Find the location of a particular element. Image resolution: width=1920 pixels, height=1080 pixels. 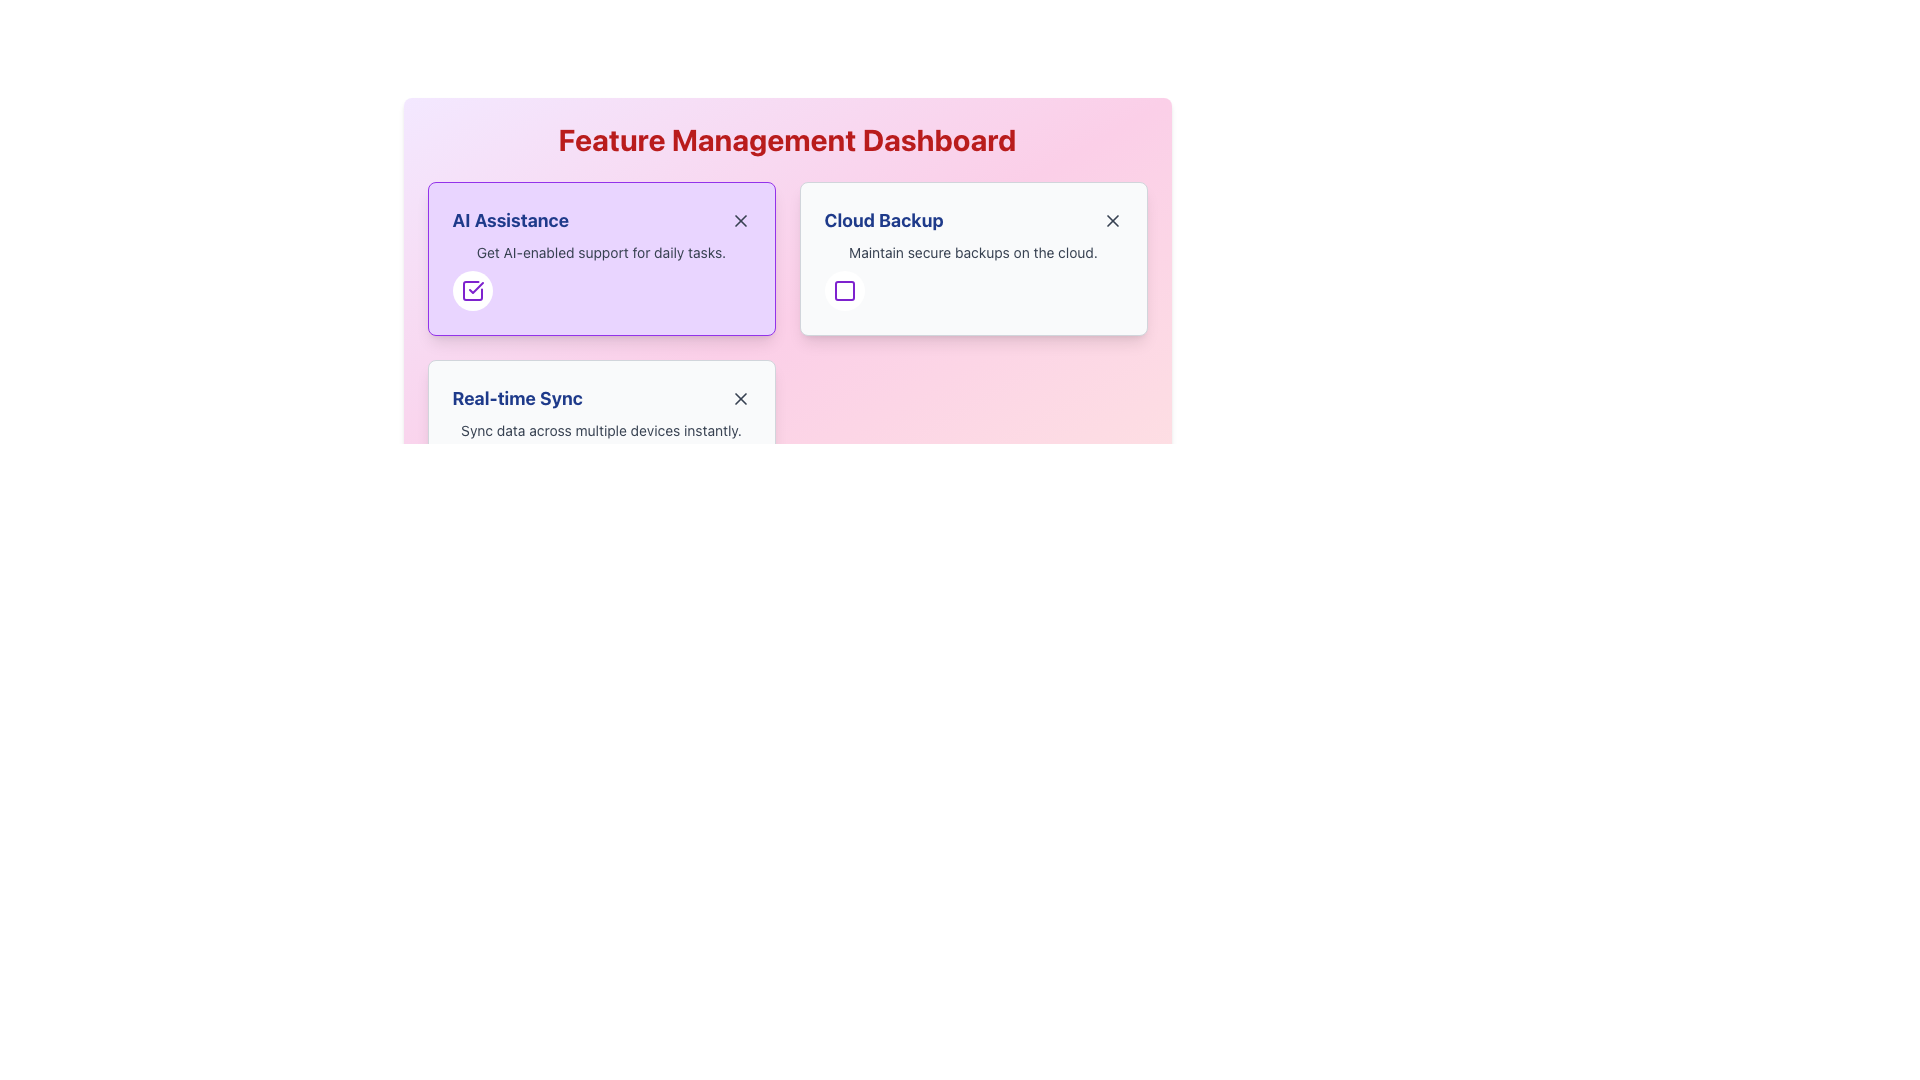

the 'Cloud Backup' feature card located in the top-right corner of the grid is located at coordinates (973, 257).